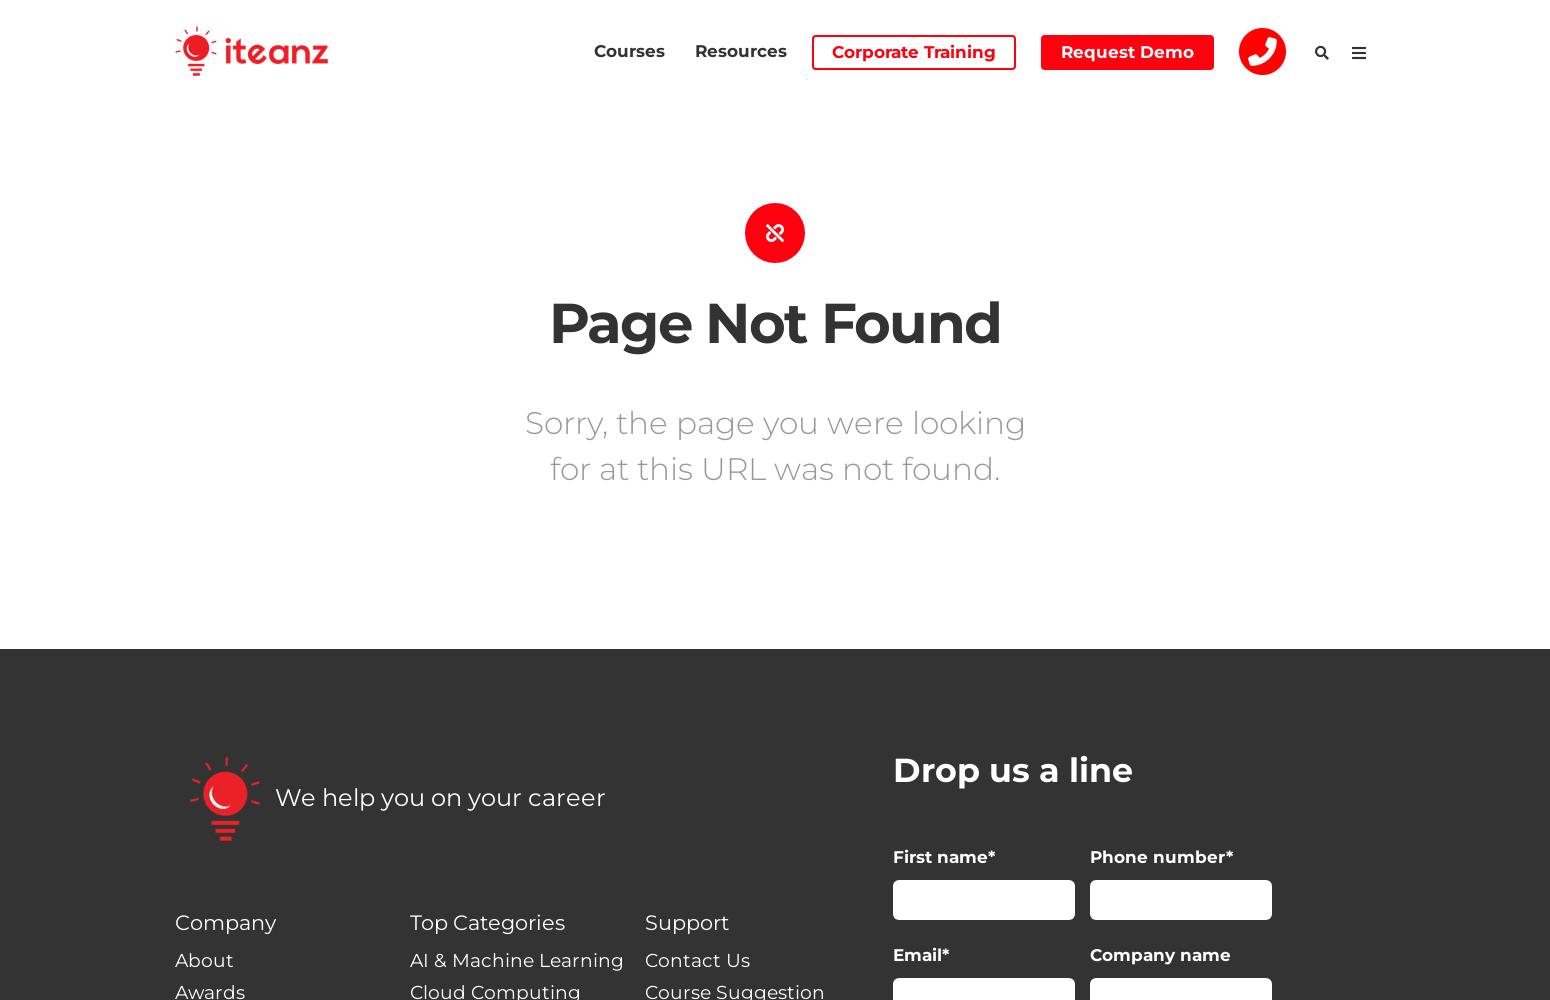  Describe the element at coordinates (916, 953) in the screenshot. I see `'Email'` at that location.